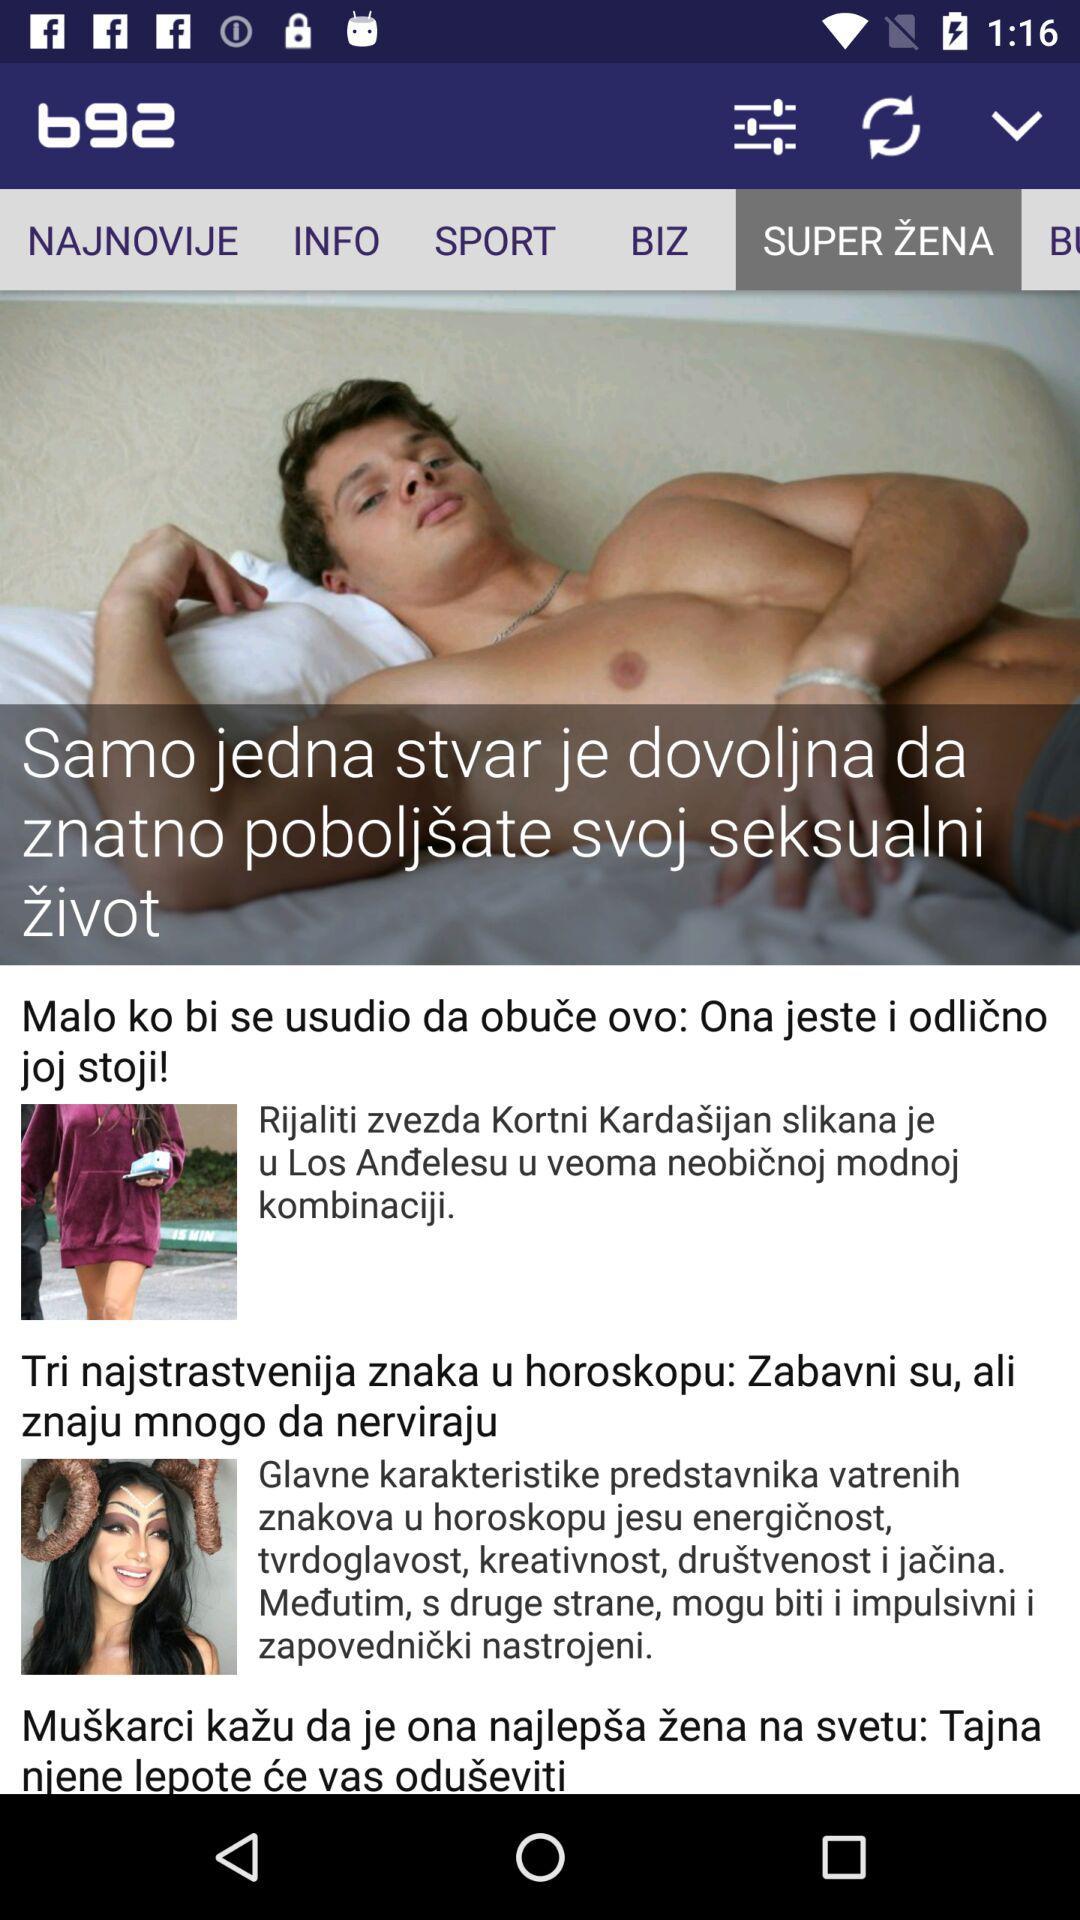 This screenshot has width=1080, height=1920. Describe the element at coordinates (128, 1565) in the screenshot. I see `third image on page` at that location.